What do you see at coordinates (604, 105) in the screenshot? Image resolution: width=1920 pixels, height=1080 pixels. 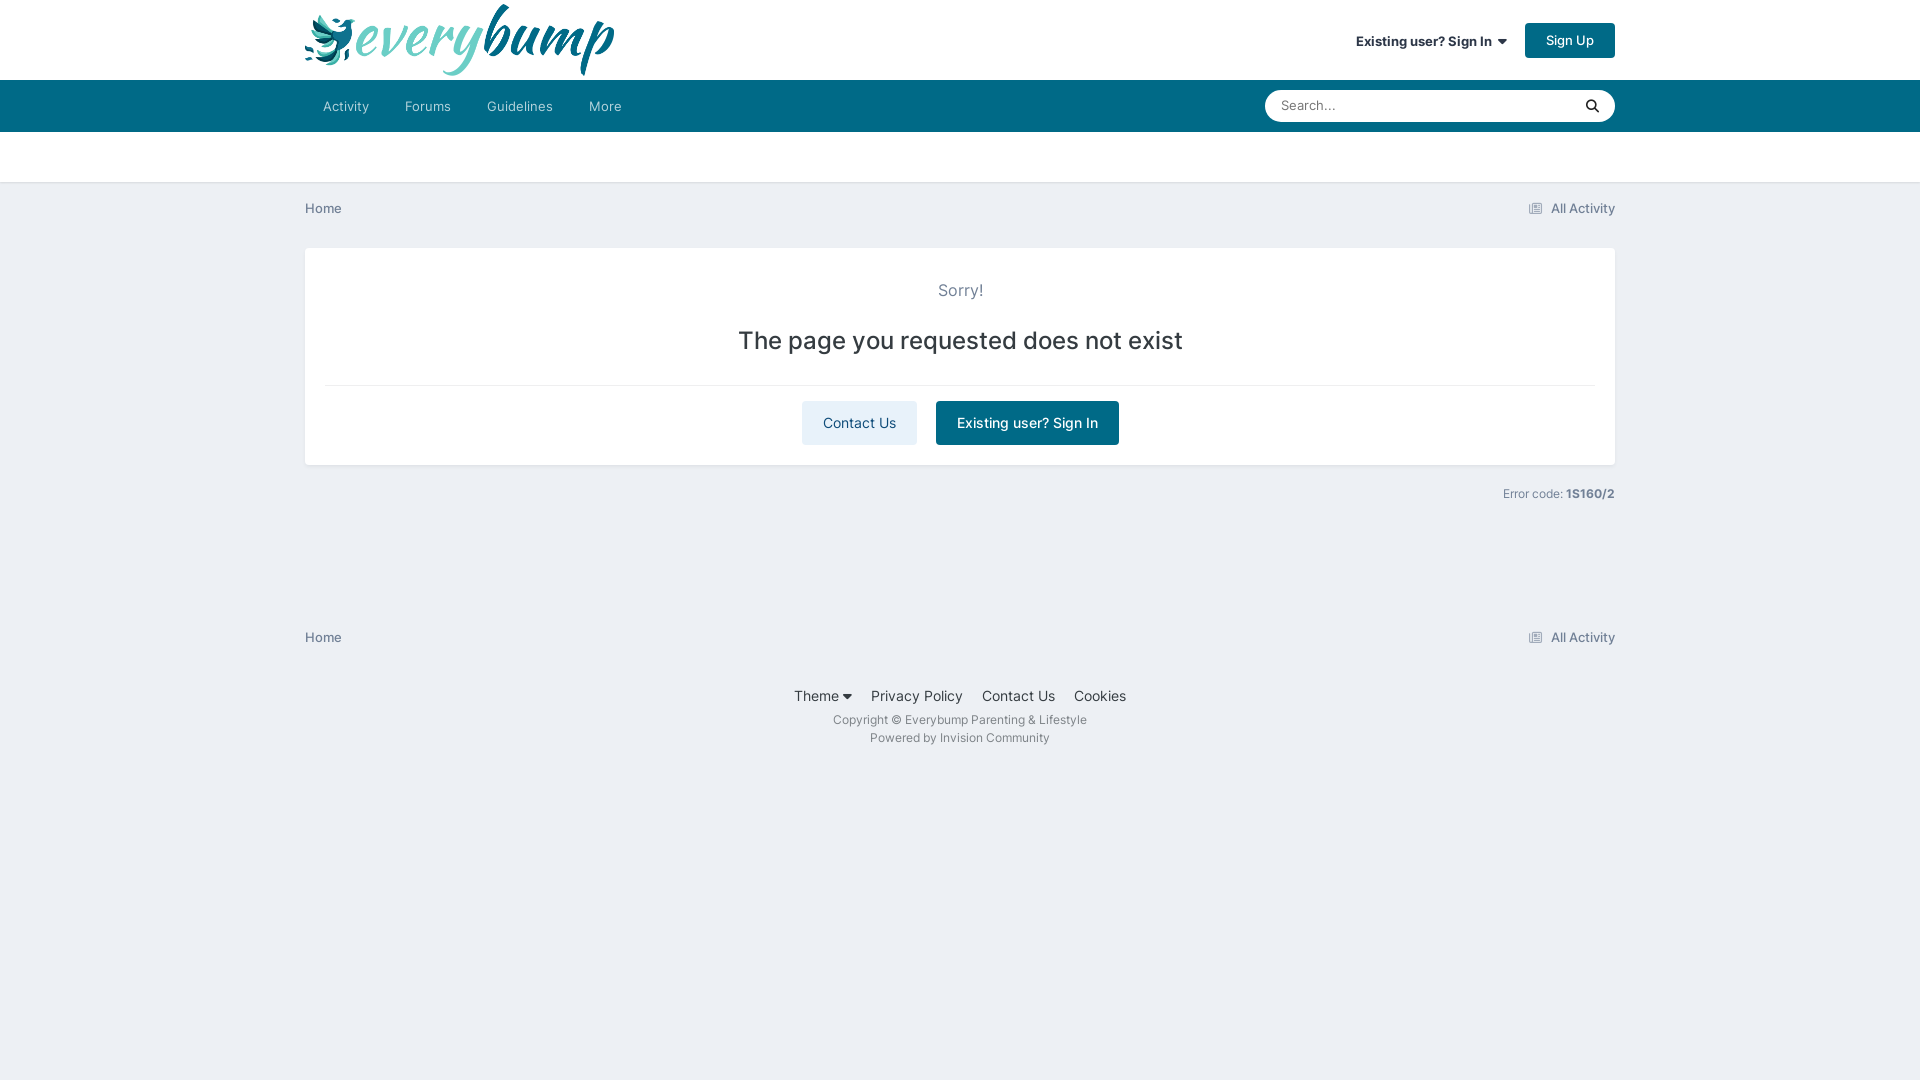 I see `'More'` at bounding box center [604, 105].